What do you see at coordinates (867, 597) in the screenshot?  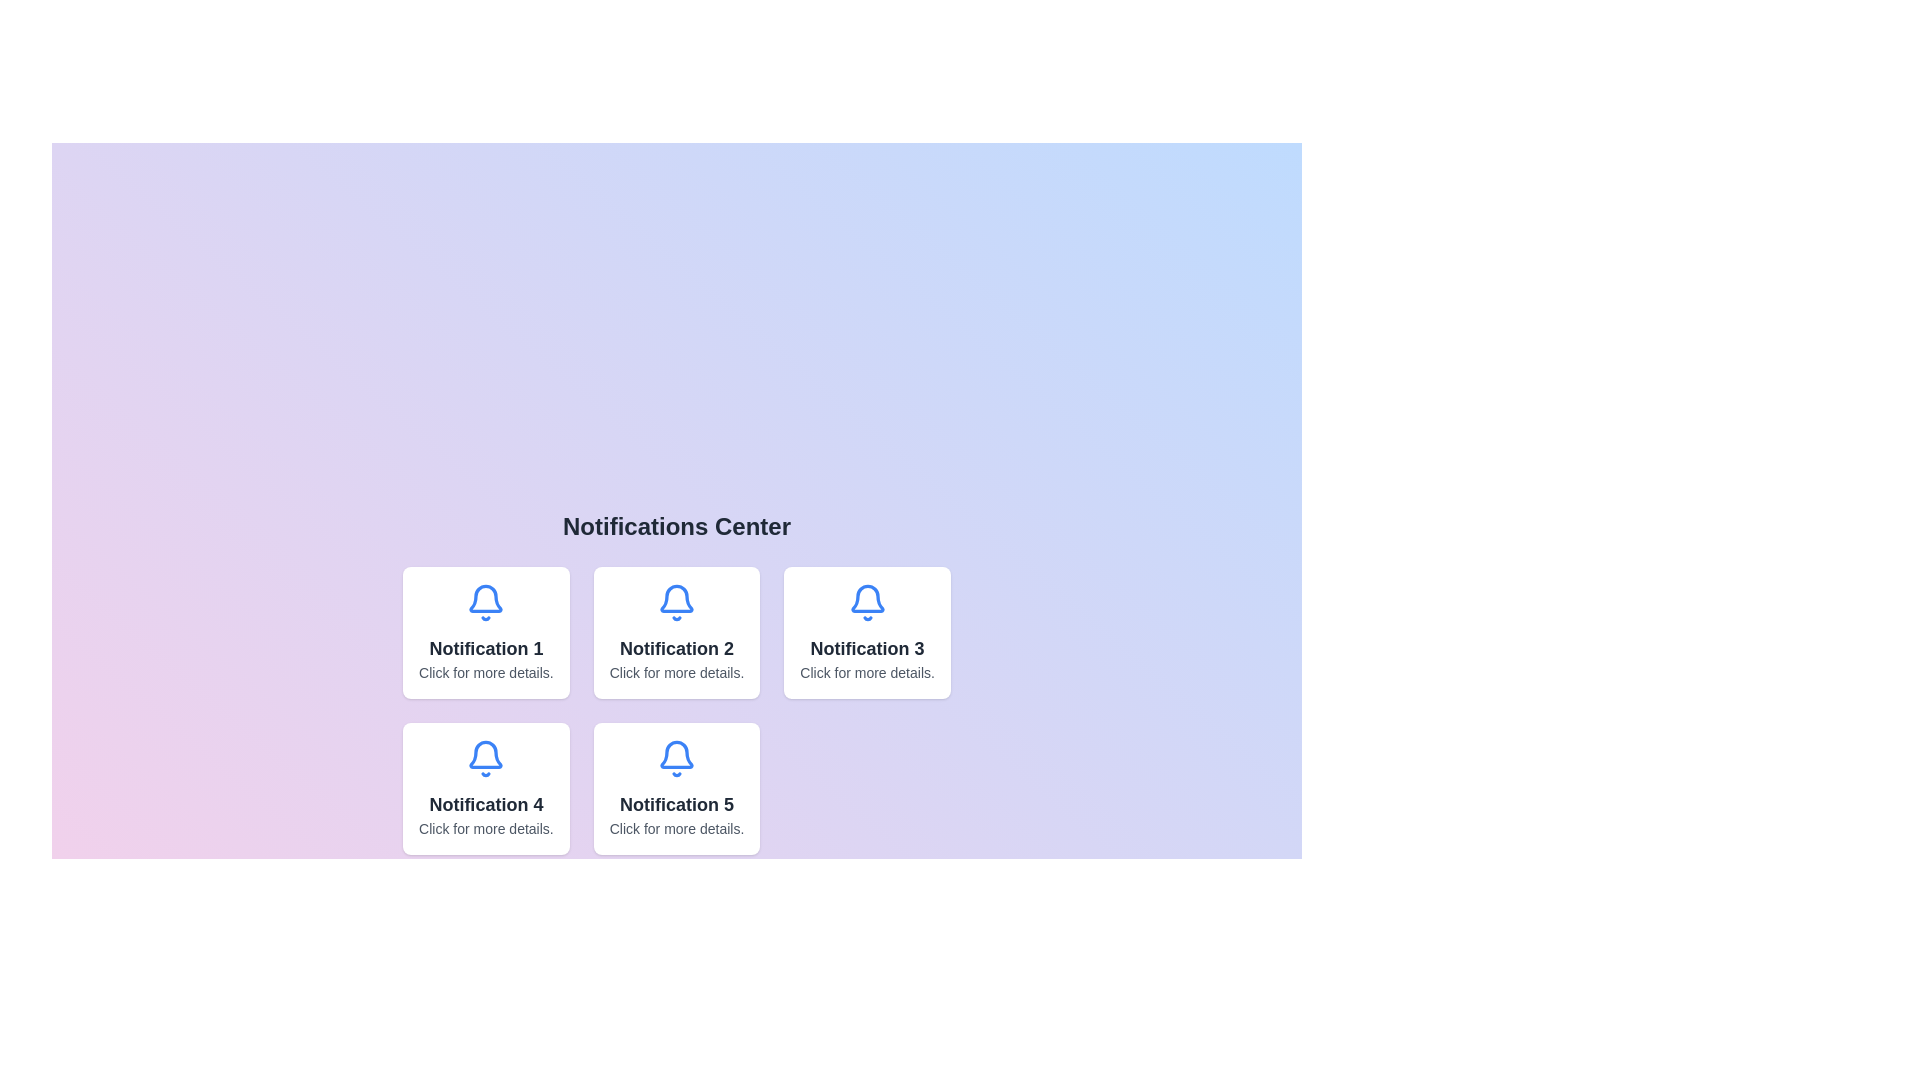 I see `the notification icon located at the top of the card labeled 'Notification 3', which visually indicates the type of notification` at bounding box center [867, 597].